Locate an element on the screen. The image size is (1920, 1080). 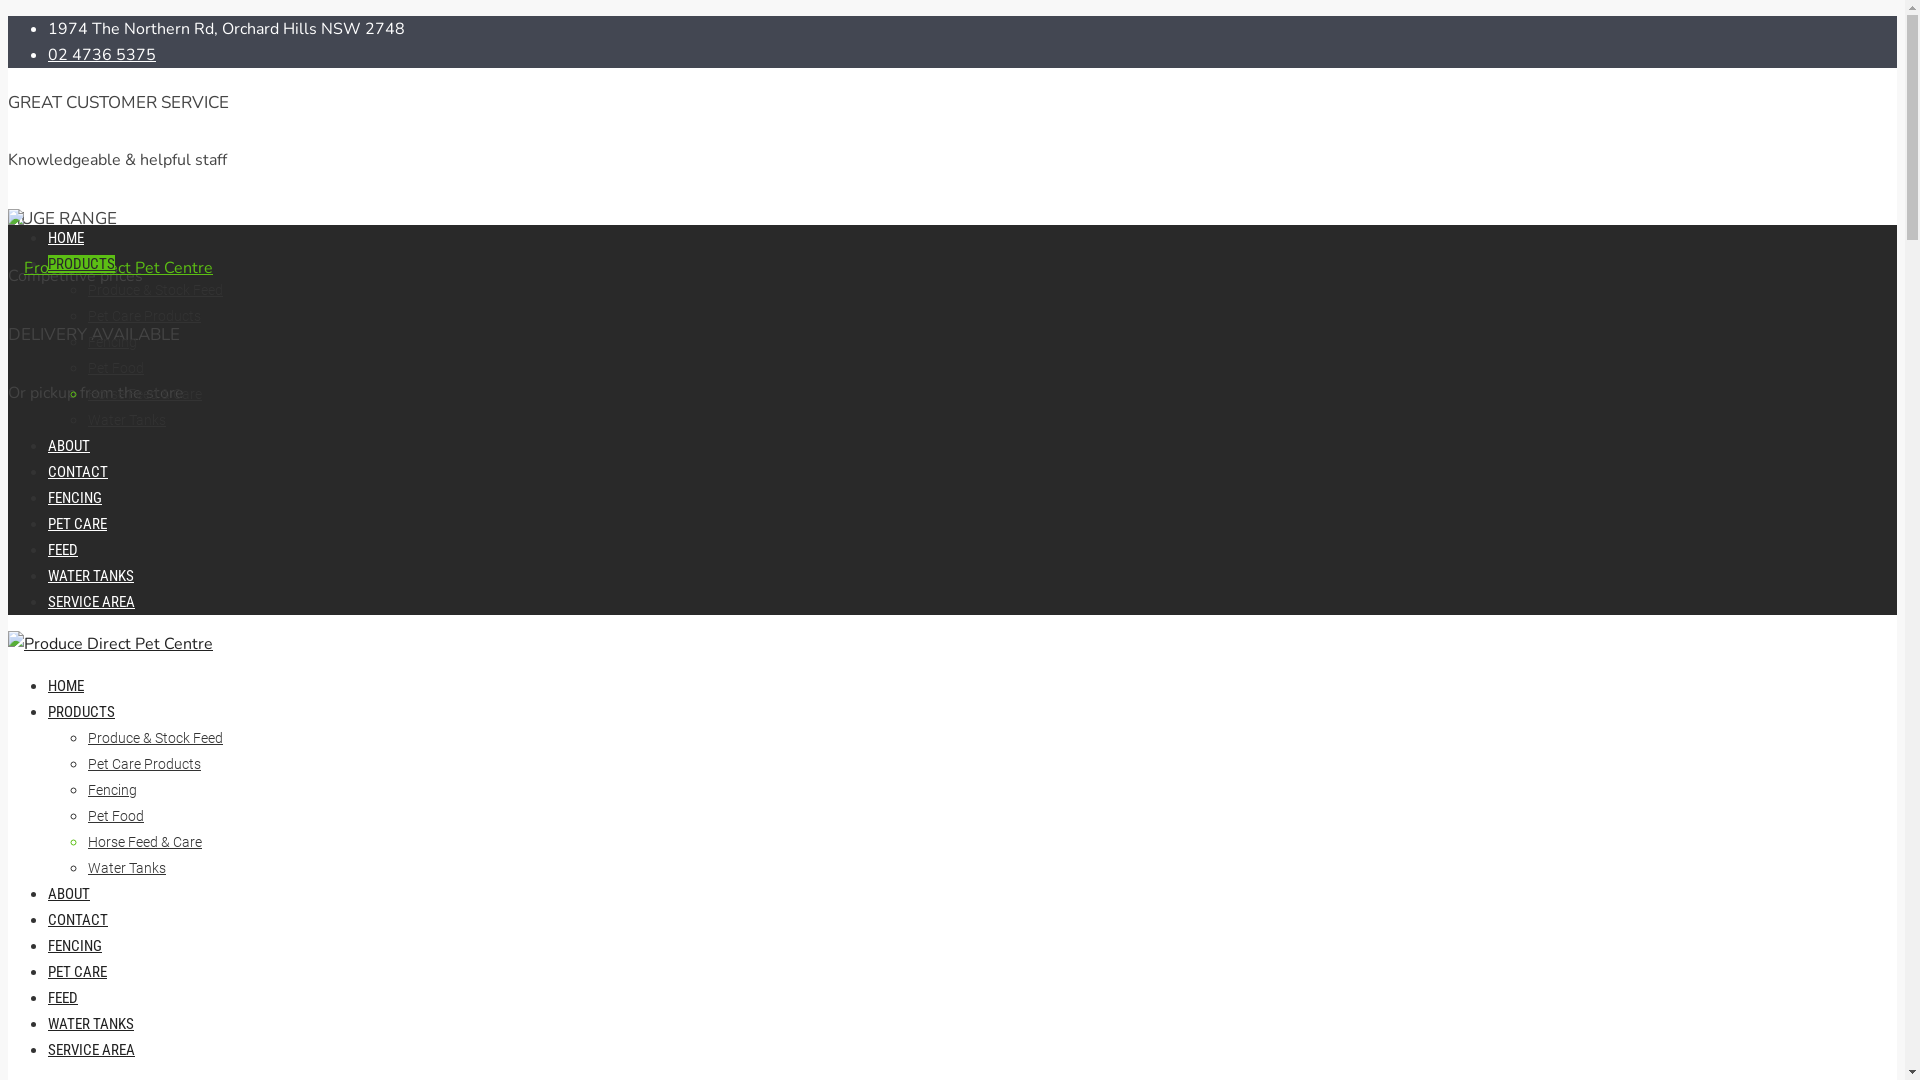
'PET CARE' is located at coordinates (77, 523).